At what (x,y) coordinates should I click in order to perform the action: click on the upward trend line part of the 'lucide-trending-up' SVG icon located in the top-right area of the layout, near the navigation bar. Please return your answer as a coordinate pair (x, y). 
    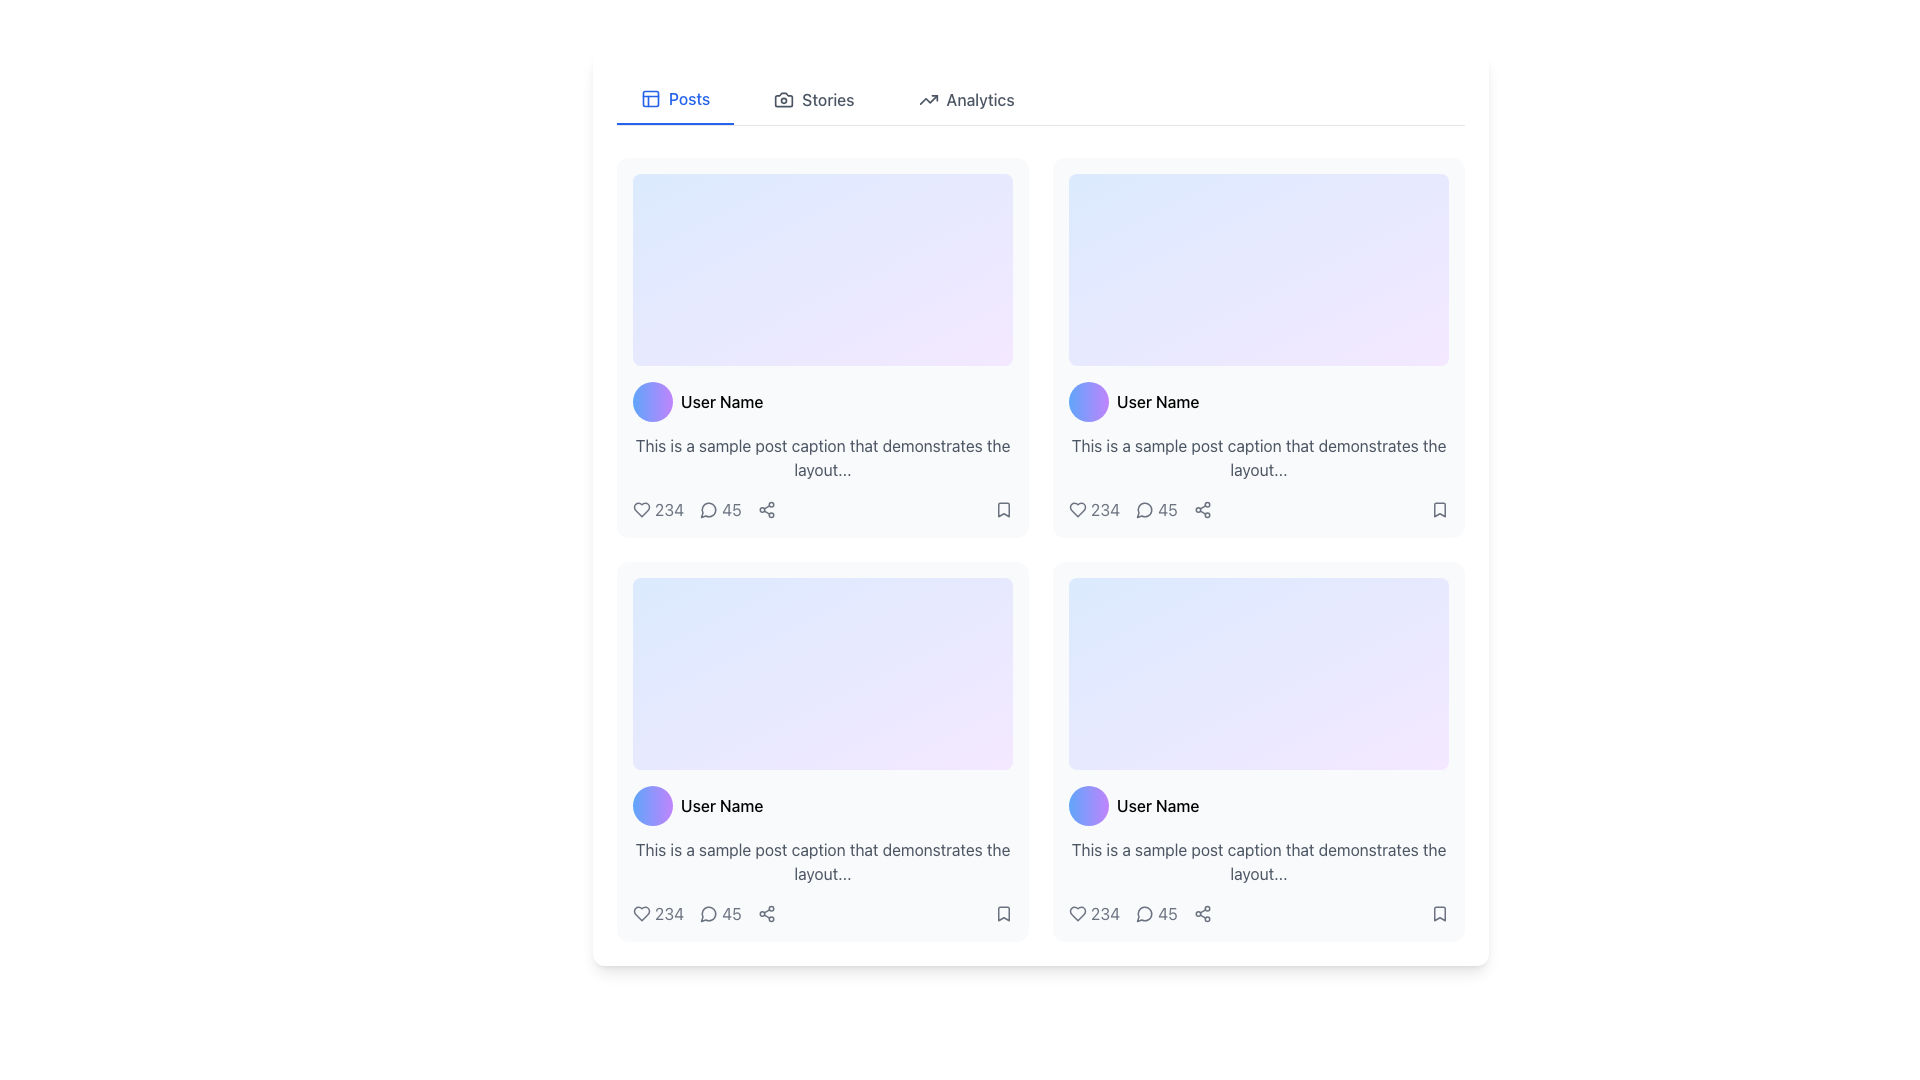
    Looking at the image, I should click on (927, 100).